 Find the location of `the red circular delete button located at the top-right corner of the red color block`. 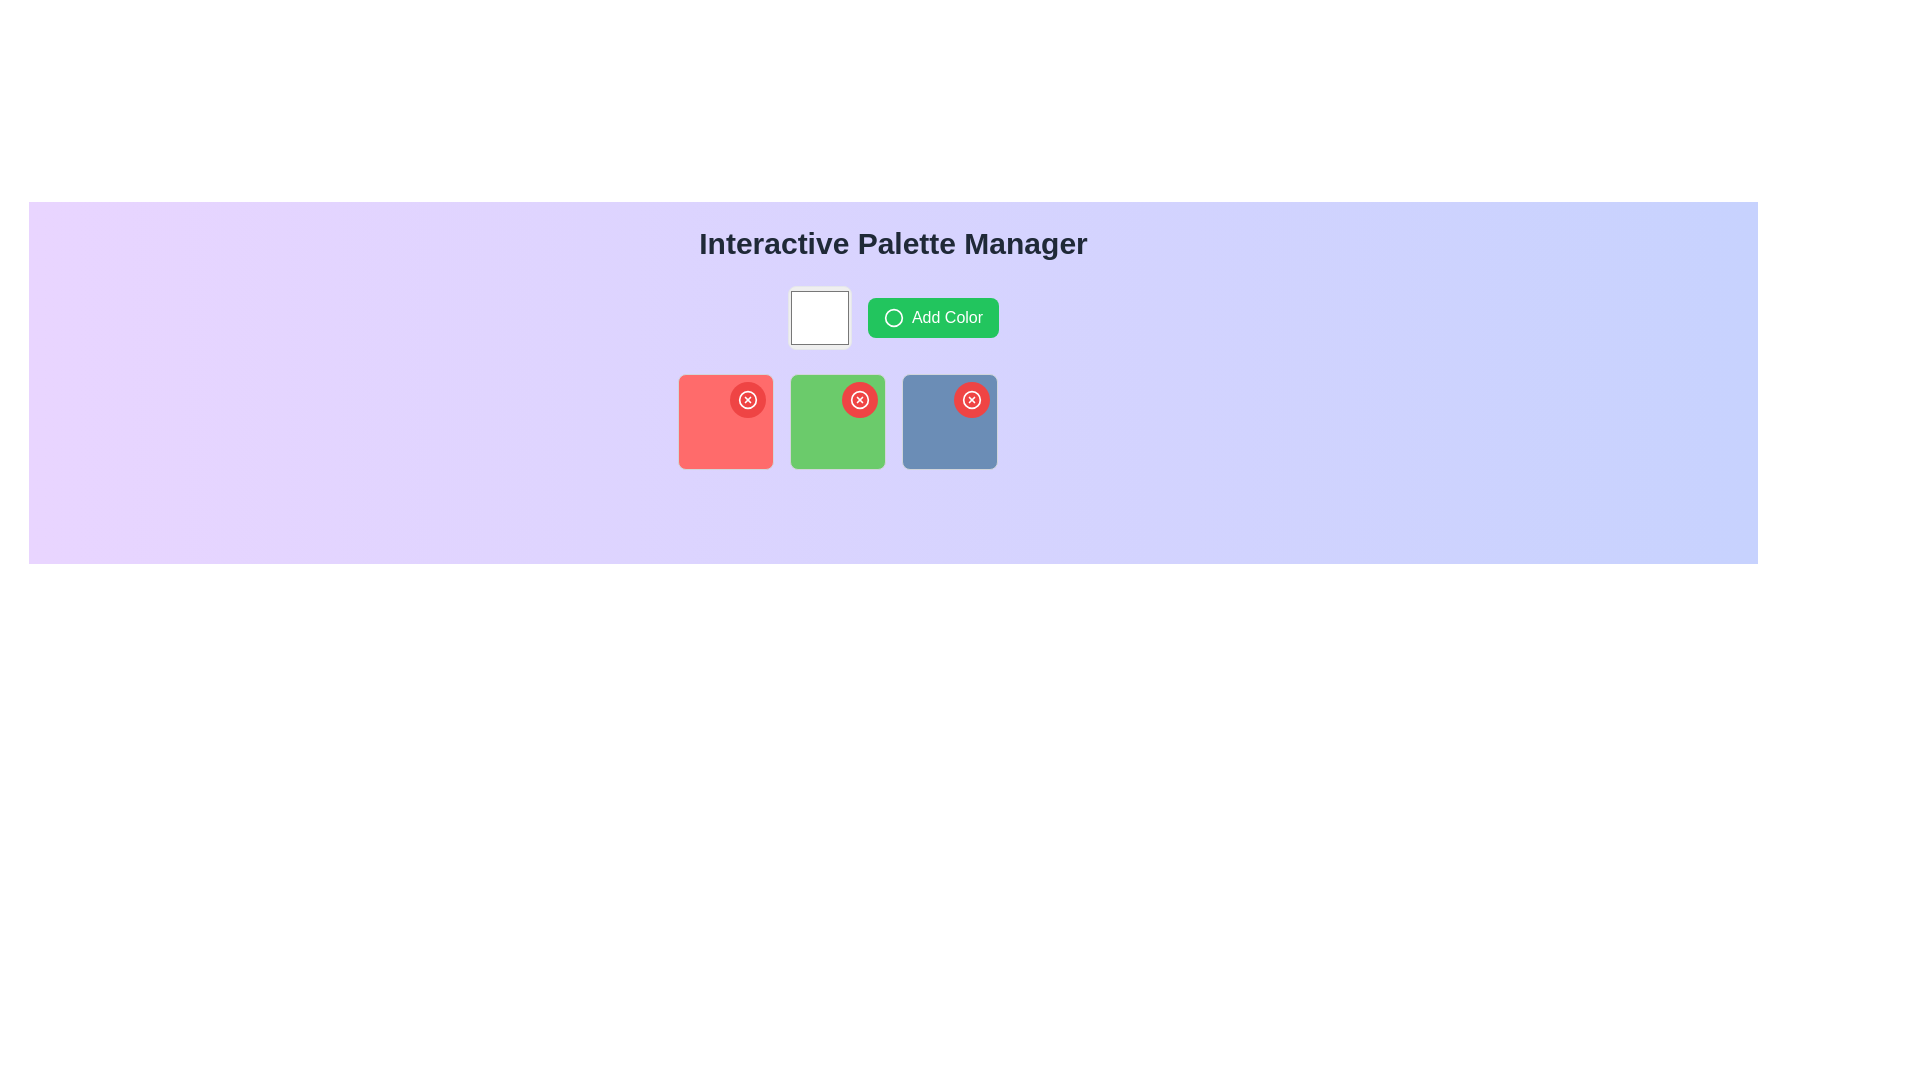

the red circular delete button located at the top-right corner of the red color block is located at coordinates (746, 400).